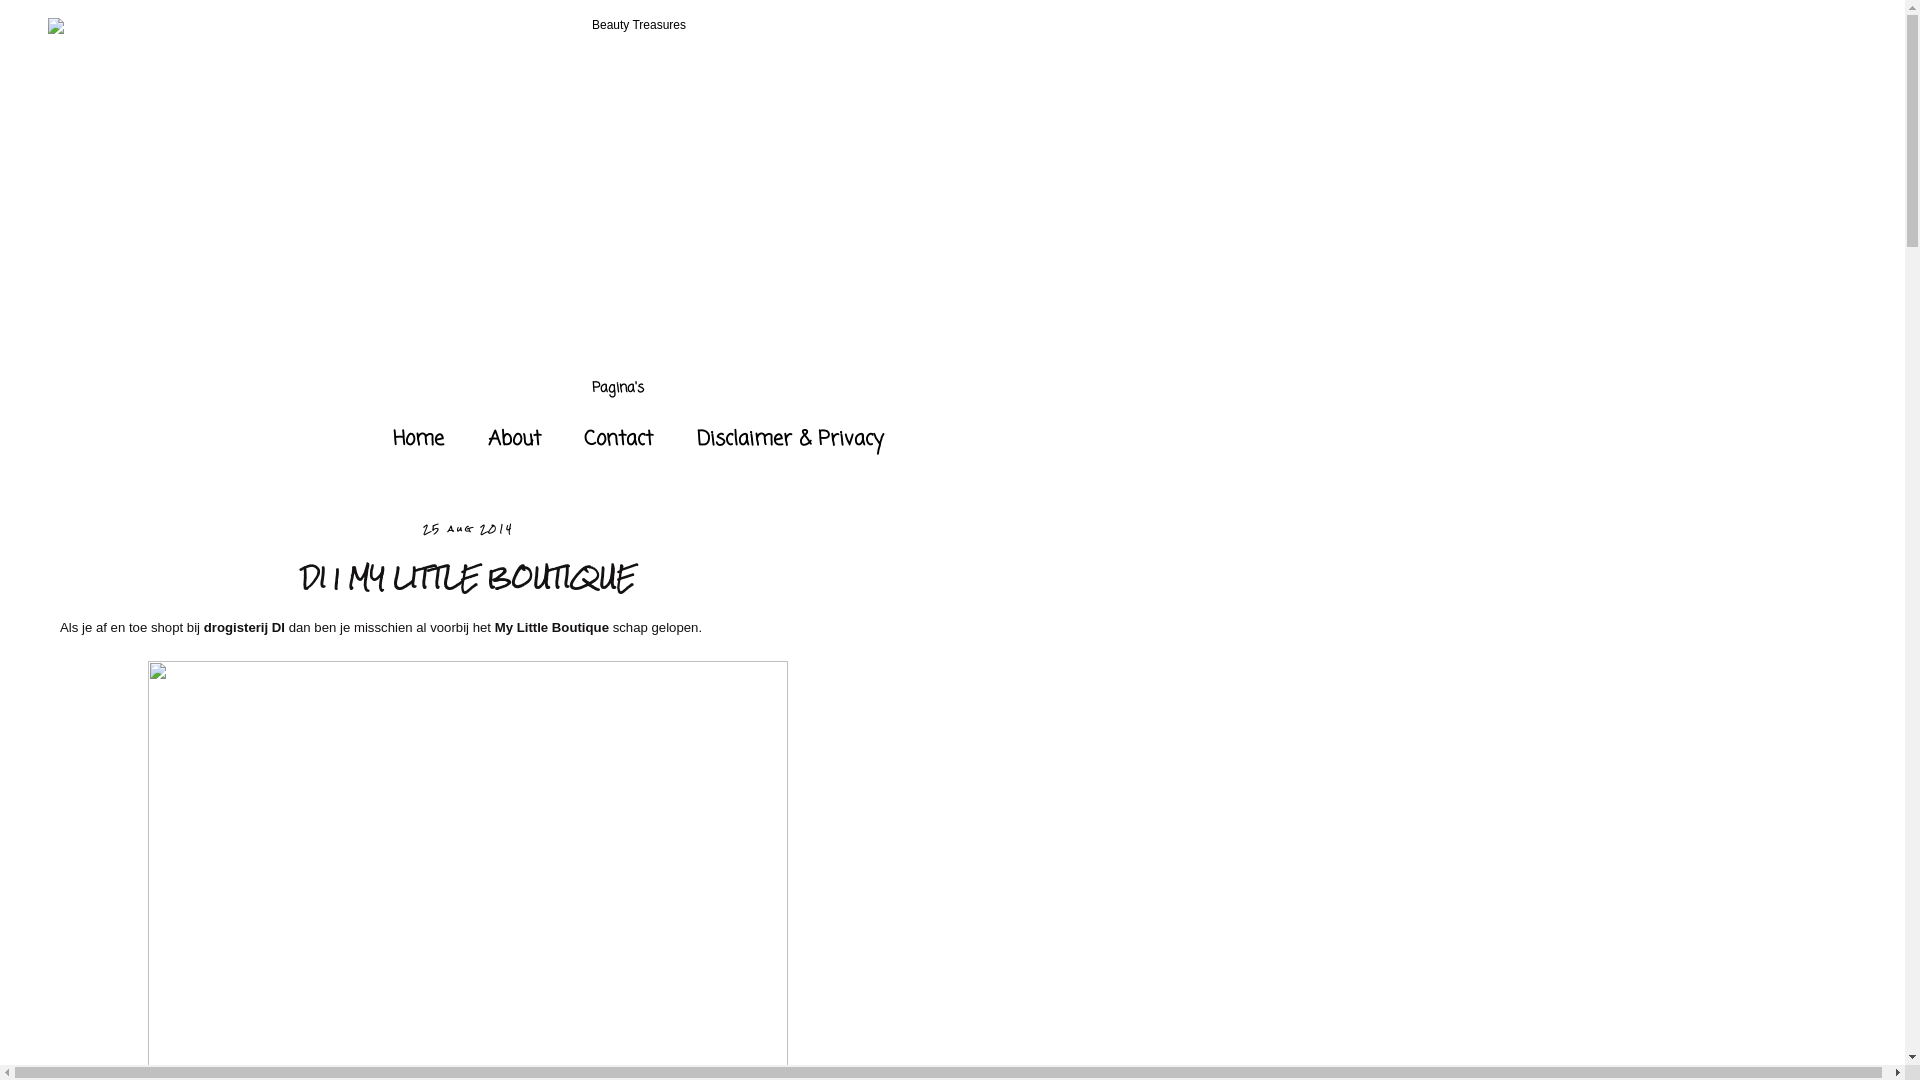 The width and height of the screenshot is (1920, 1080). I want to click on 'Disclaimer & Privacy', so click(789, 438).